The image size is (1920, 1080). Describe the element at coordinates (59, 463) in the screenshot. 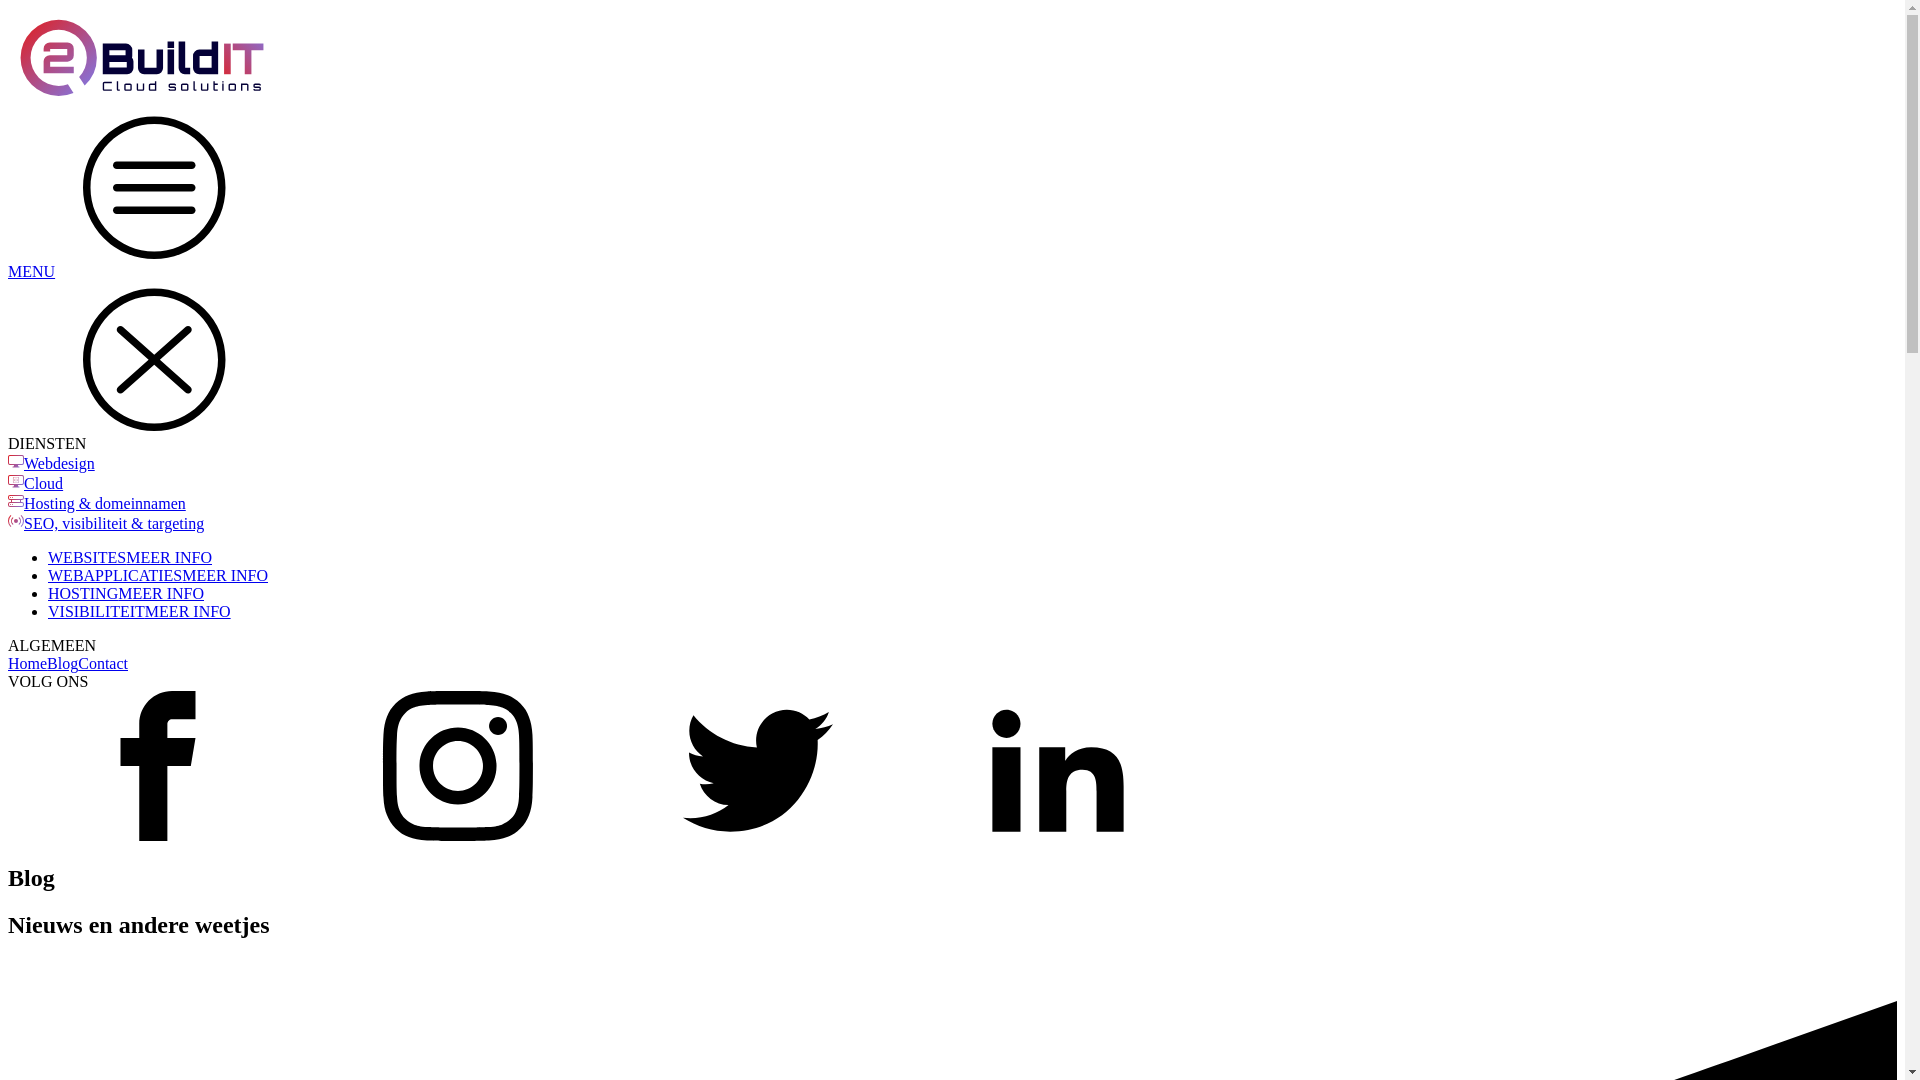

I see `'Webdesign'` at that location.